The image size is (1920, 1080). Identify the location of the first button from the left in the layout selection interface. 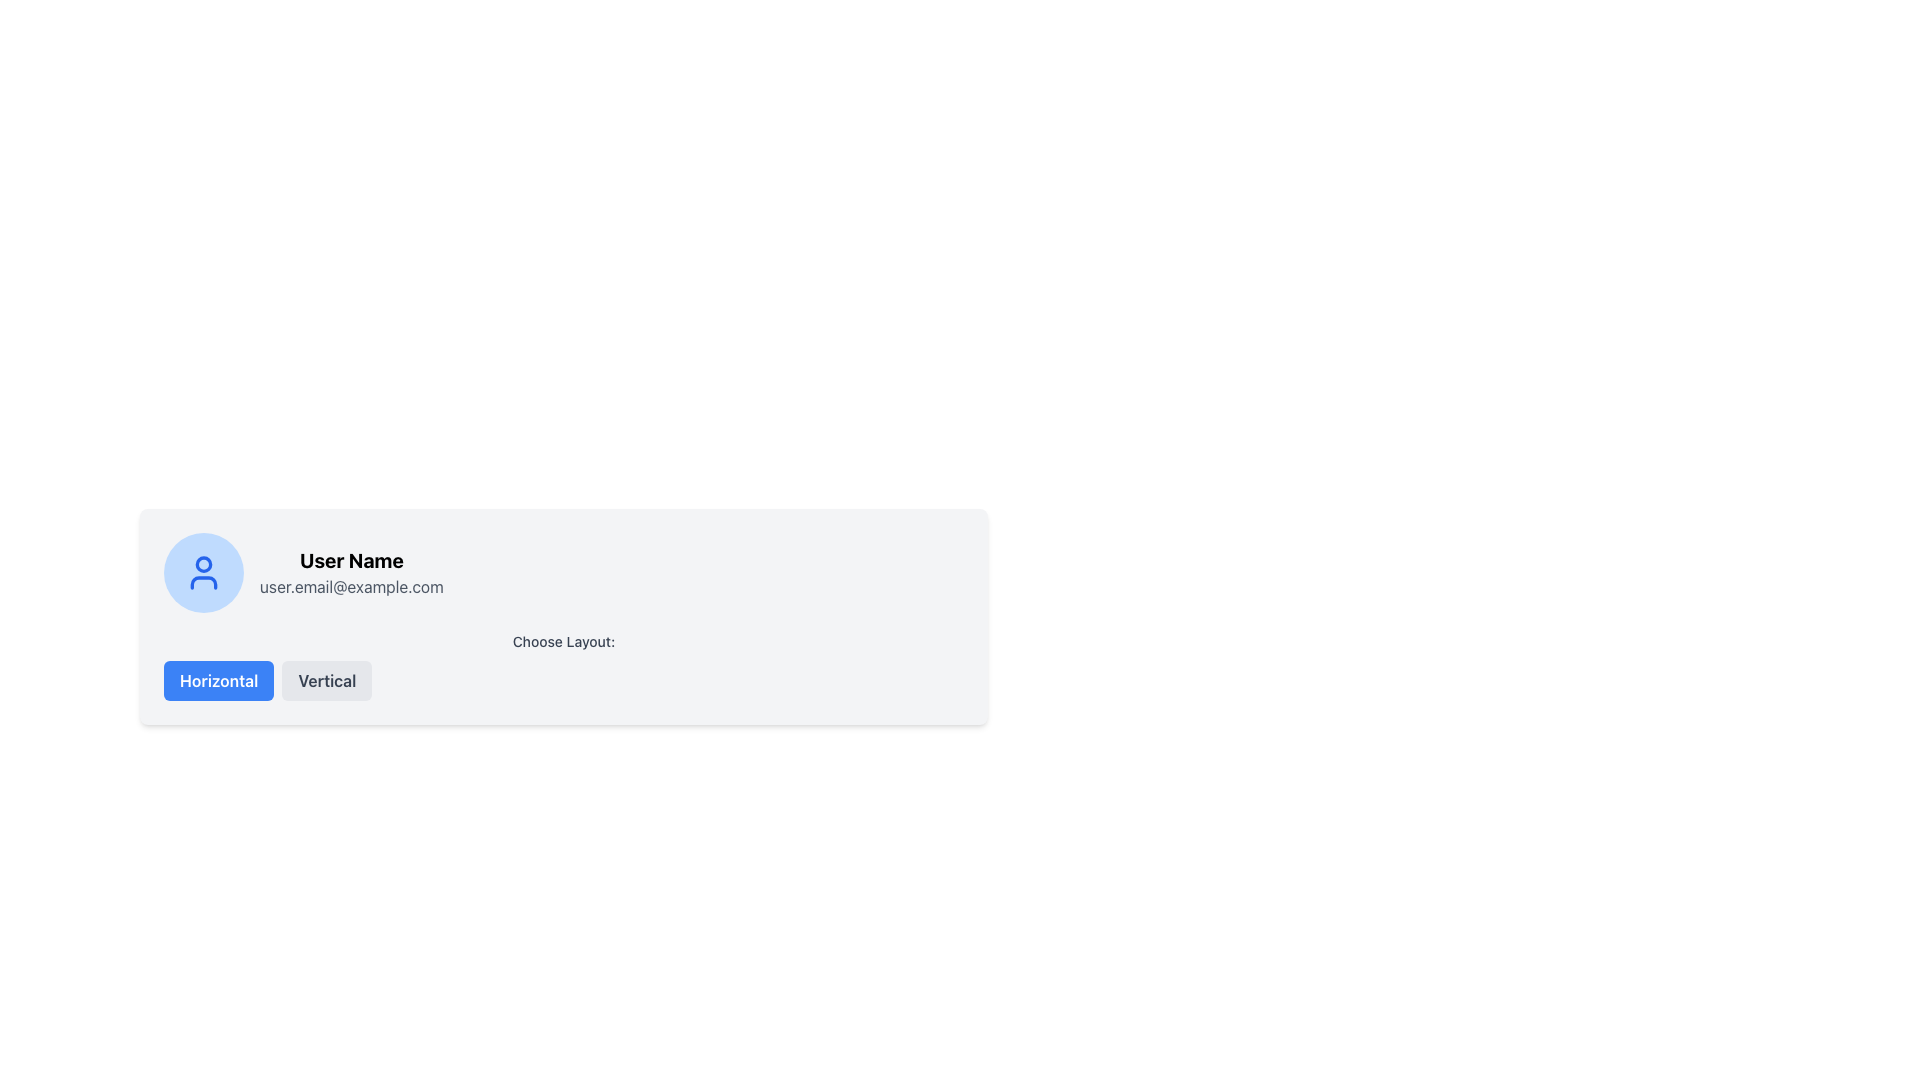
(219, 680).